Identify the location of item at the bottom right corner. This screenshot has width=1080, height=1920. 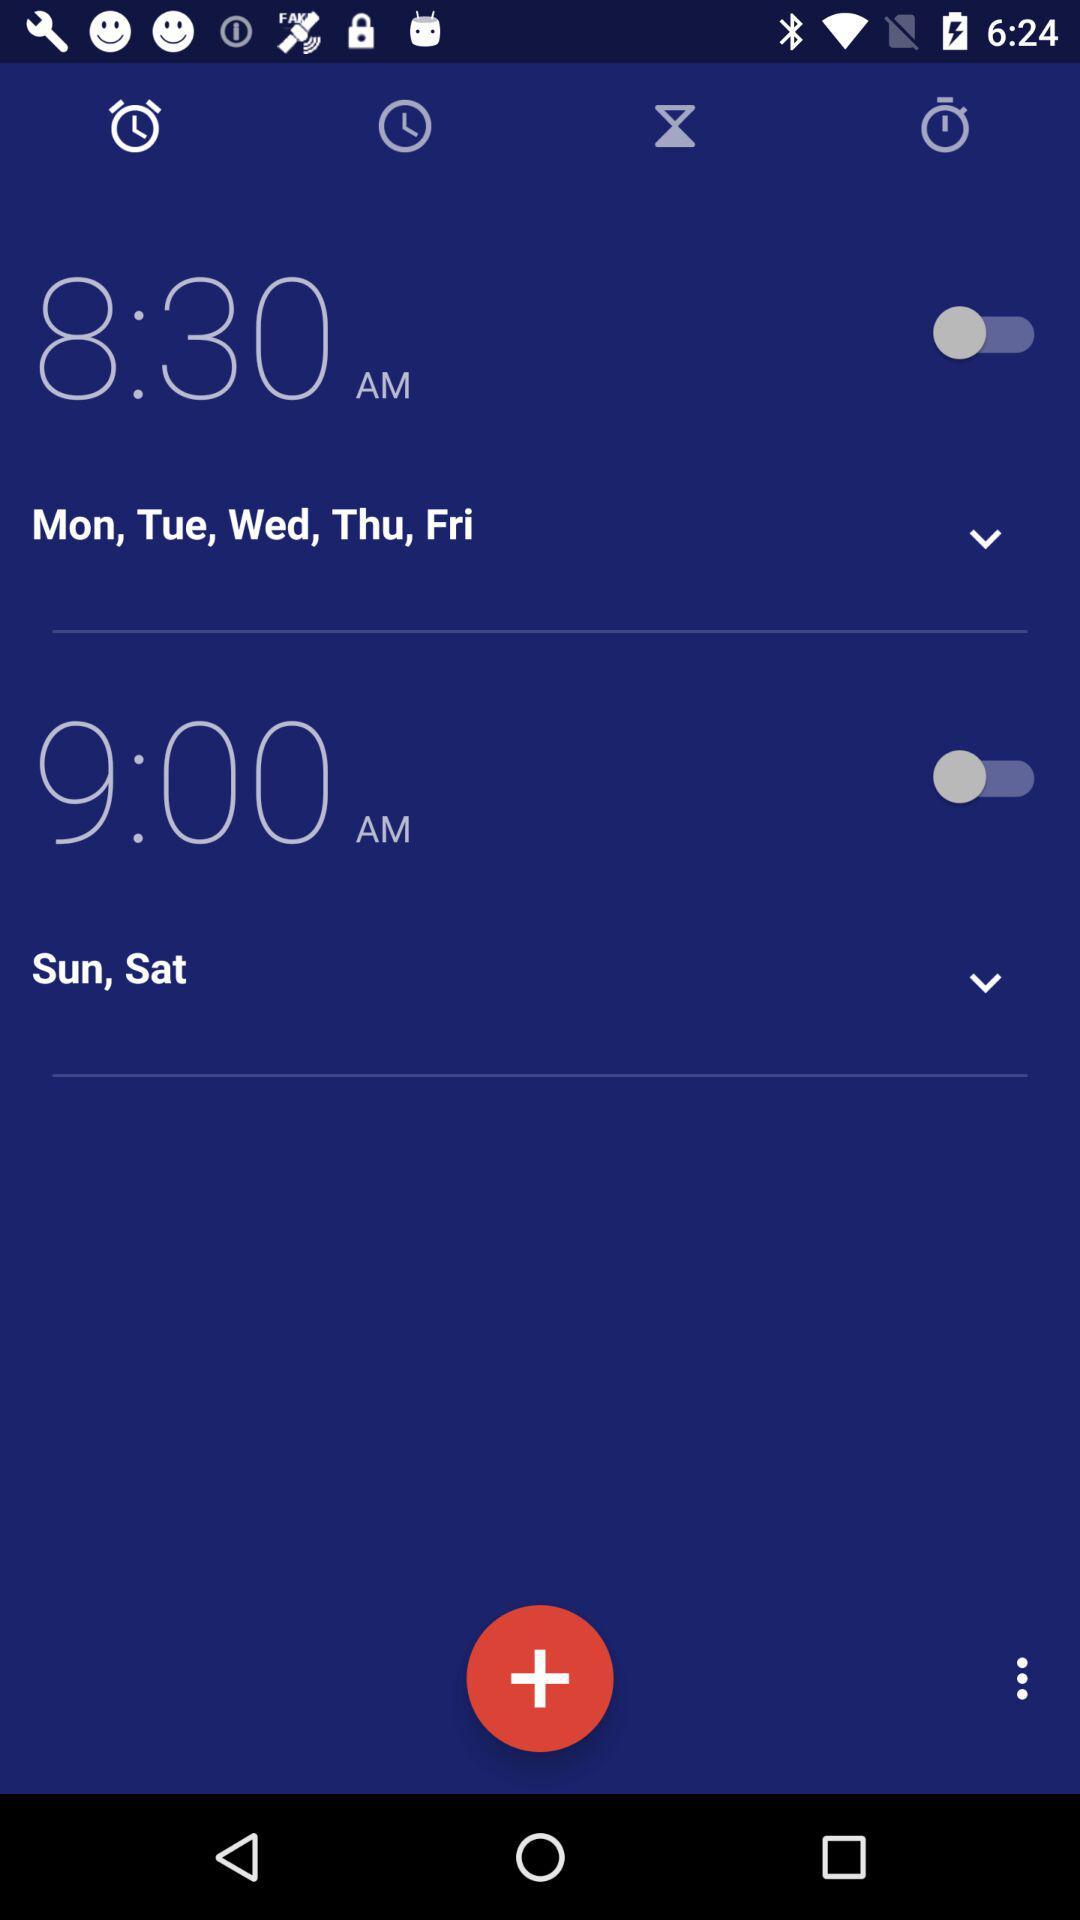
(1027, 1678).